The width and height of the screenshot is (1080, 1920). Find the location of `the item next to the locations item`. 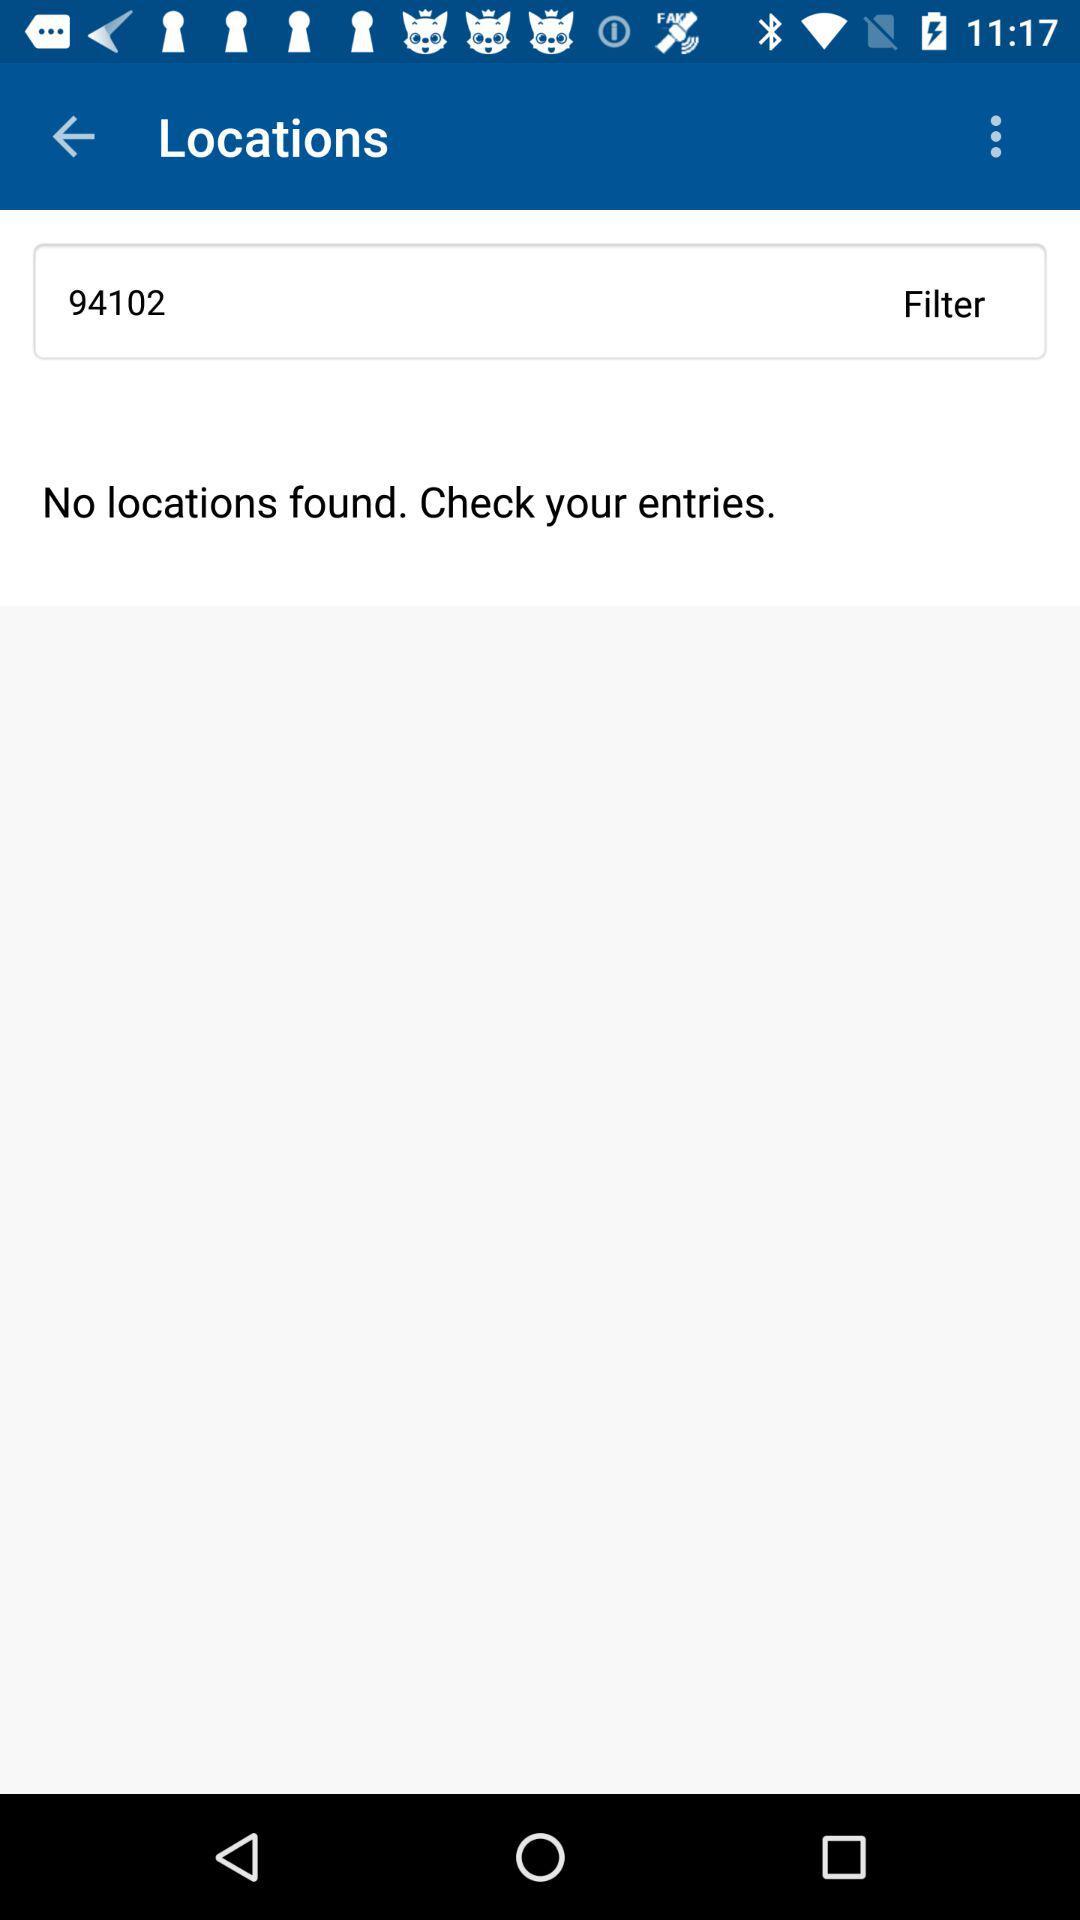

the item next to the locations item is located at coordinates (72, 135).